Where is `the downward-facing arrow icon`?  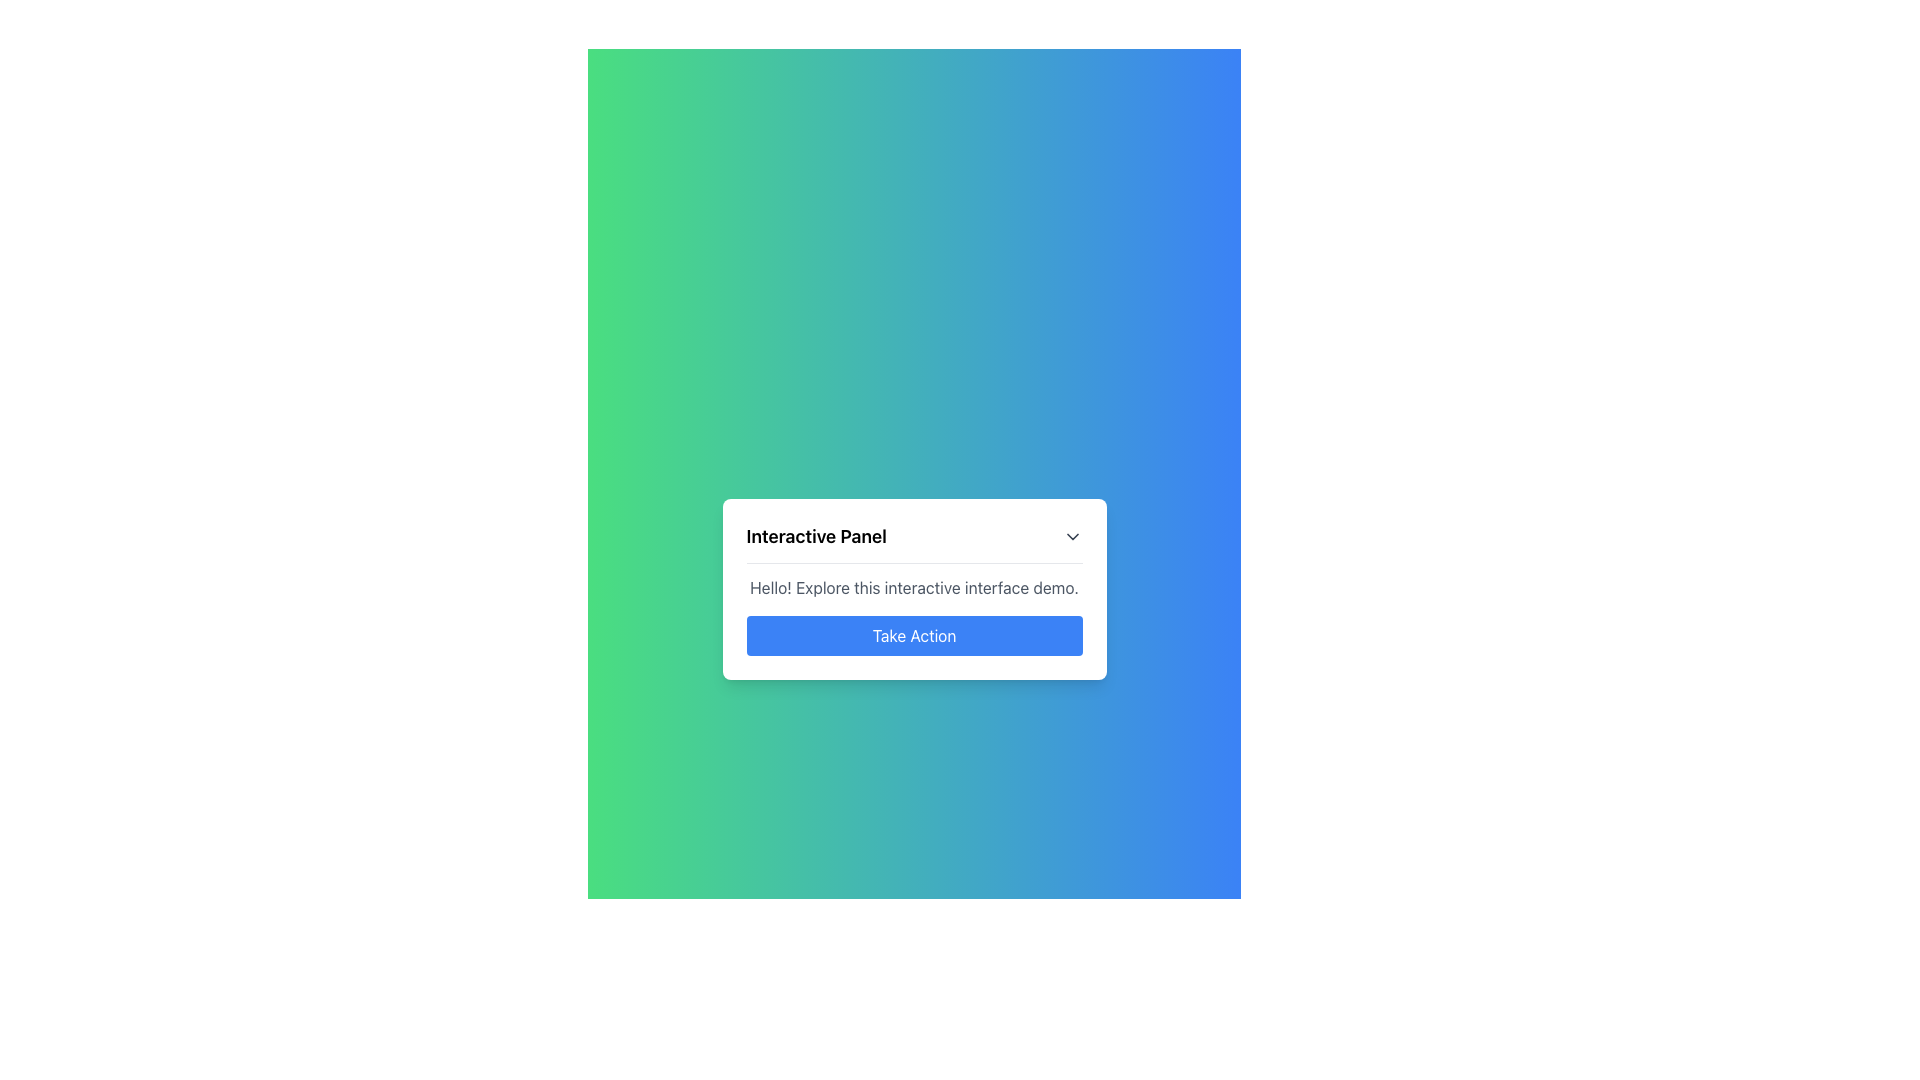 the downward-facing arrow icon is located at coordinates (1071, 535).